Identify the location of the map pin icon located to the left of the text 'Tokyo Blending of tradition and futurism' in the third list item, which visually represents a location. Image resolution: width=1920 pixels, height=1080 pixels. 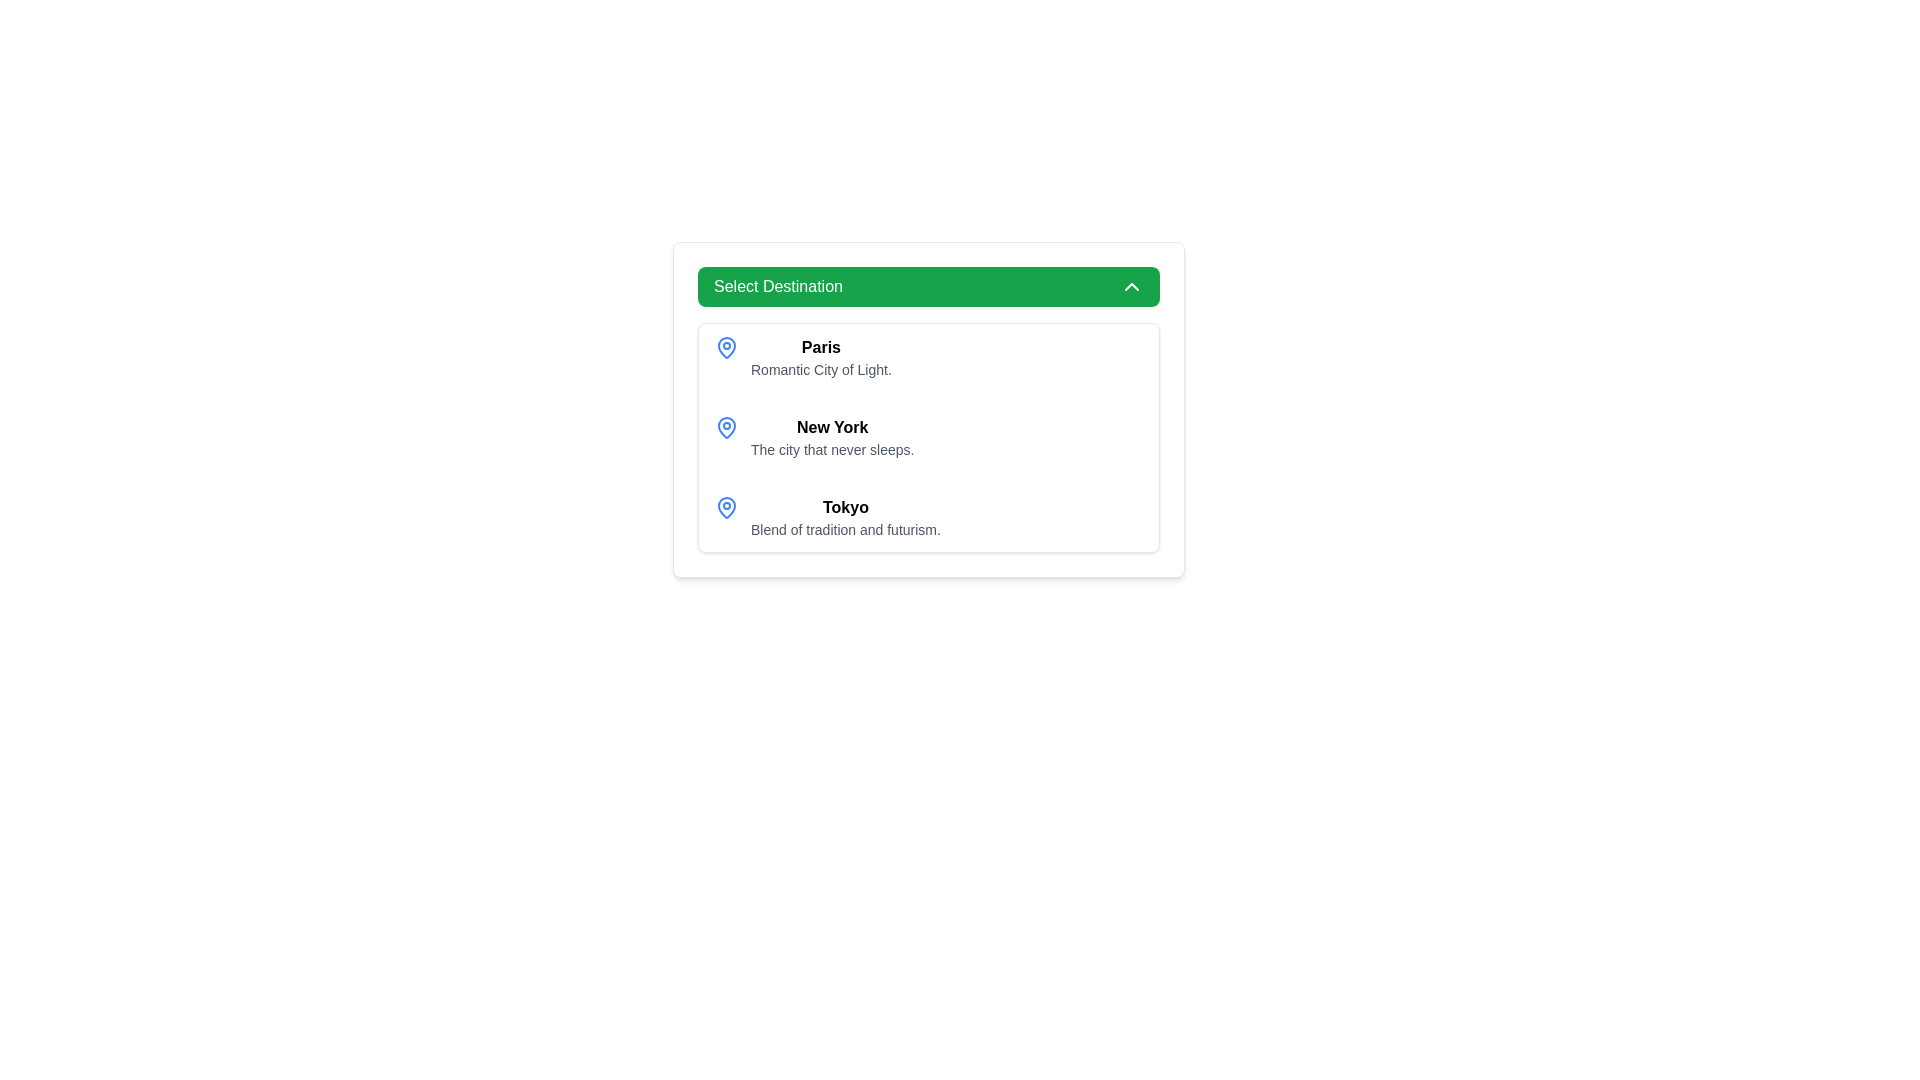
(725, 507).